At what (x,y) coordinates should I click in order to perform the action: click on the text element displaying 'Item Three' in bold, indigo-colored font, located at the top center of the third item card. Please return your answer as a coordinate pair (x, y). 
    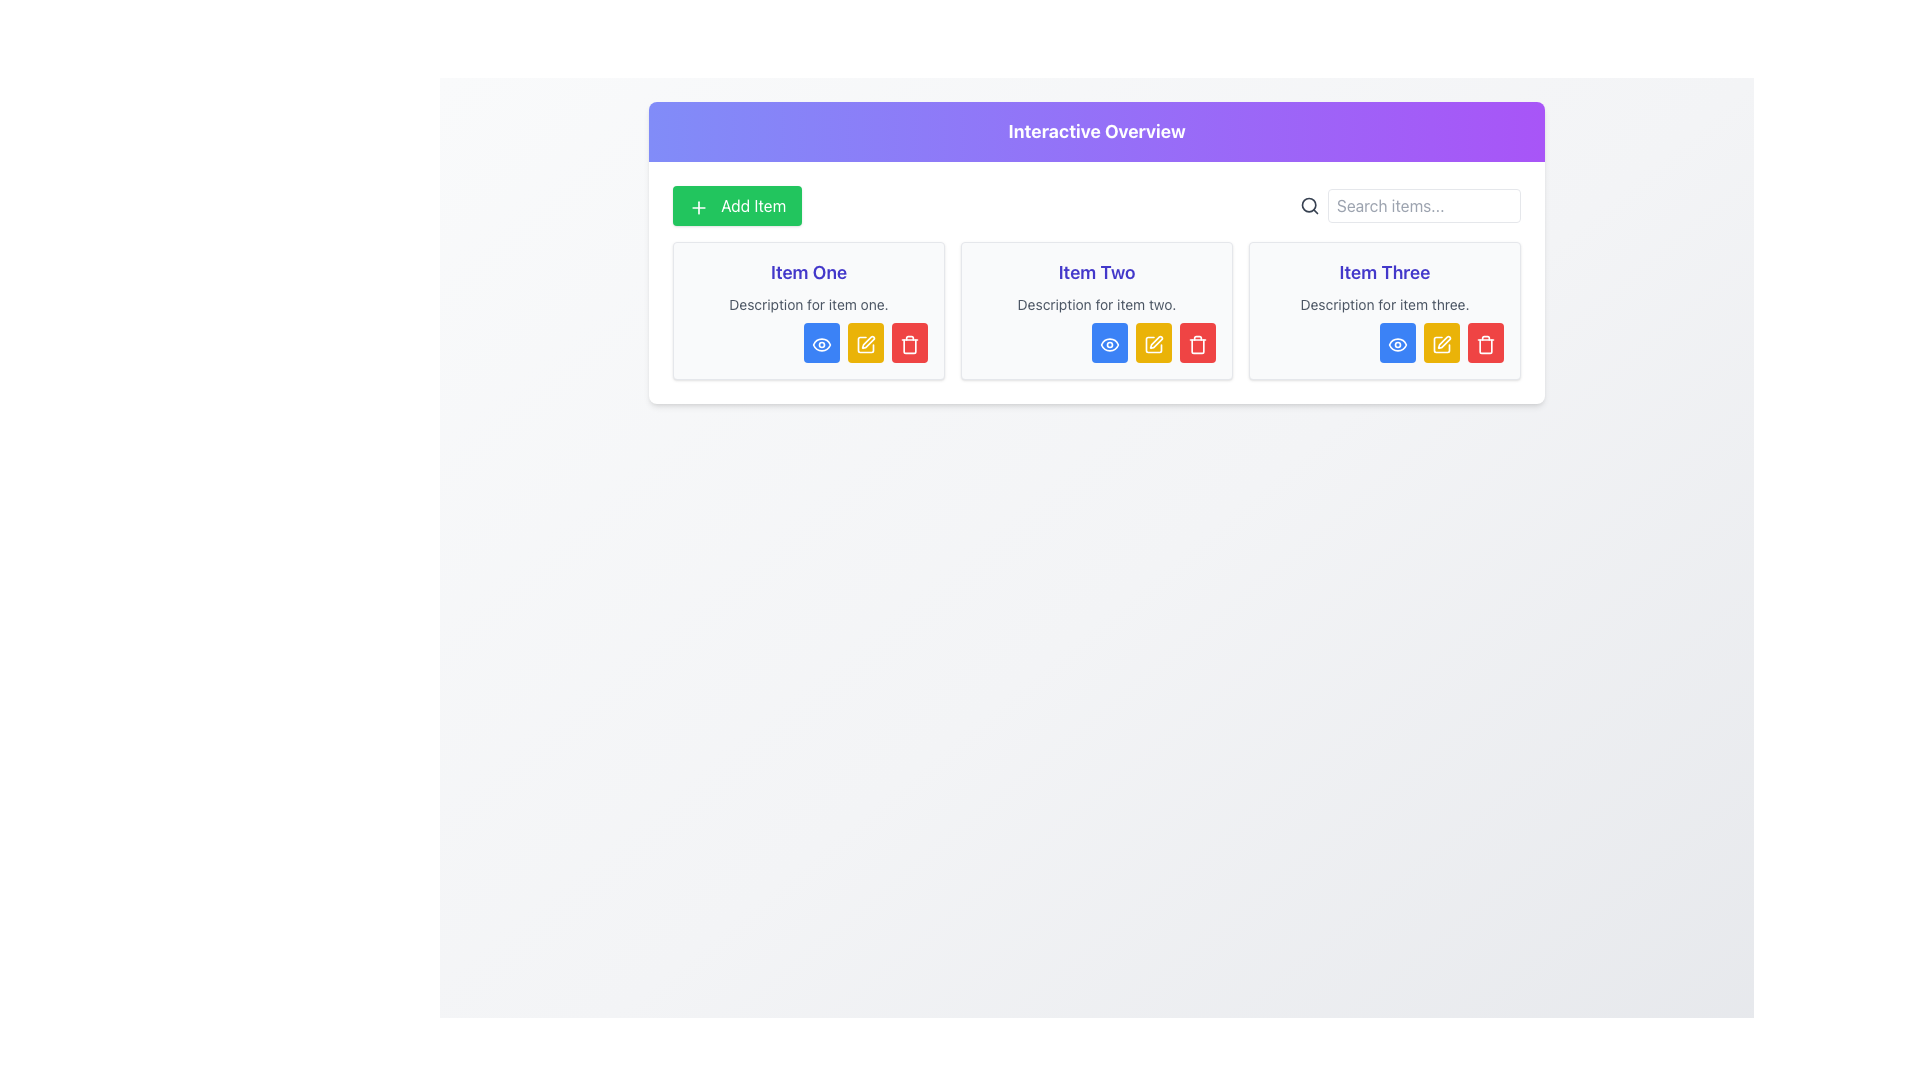
    Looking at the image, I should click on (1384, 273).